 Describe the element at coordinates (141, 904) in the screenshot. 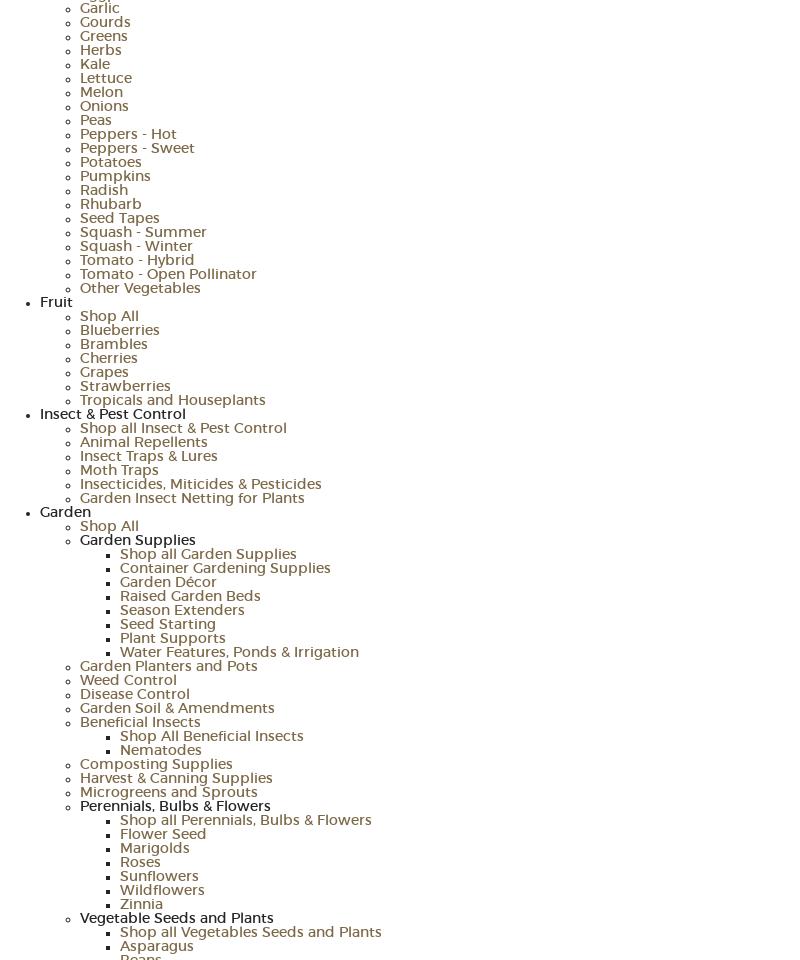

I see `'Zinnia'` at that location.